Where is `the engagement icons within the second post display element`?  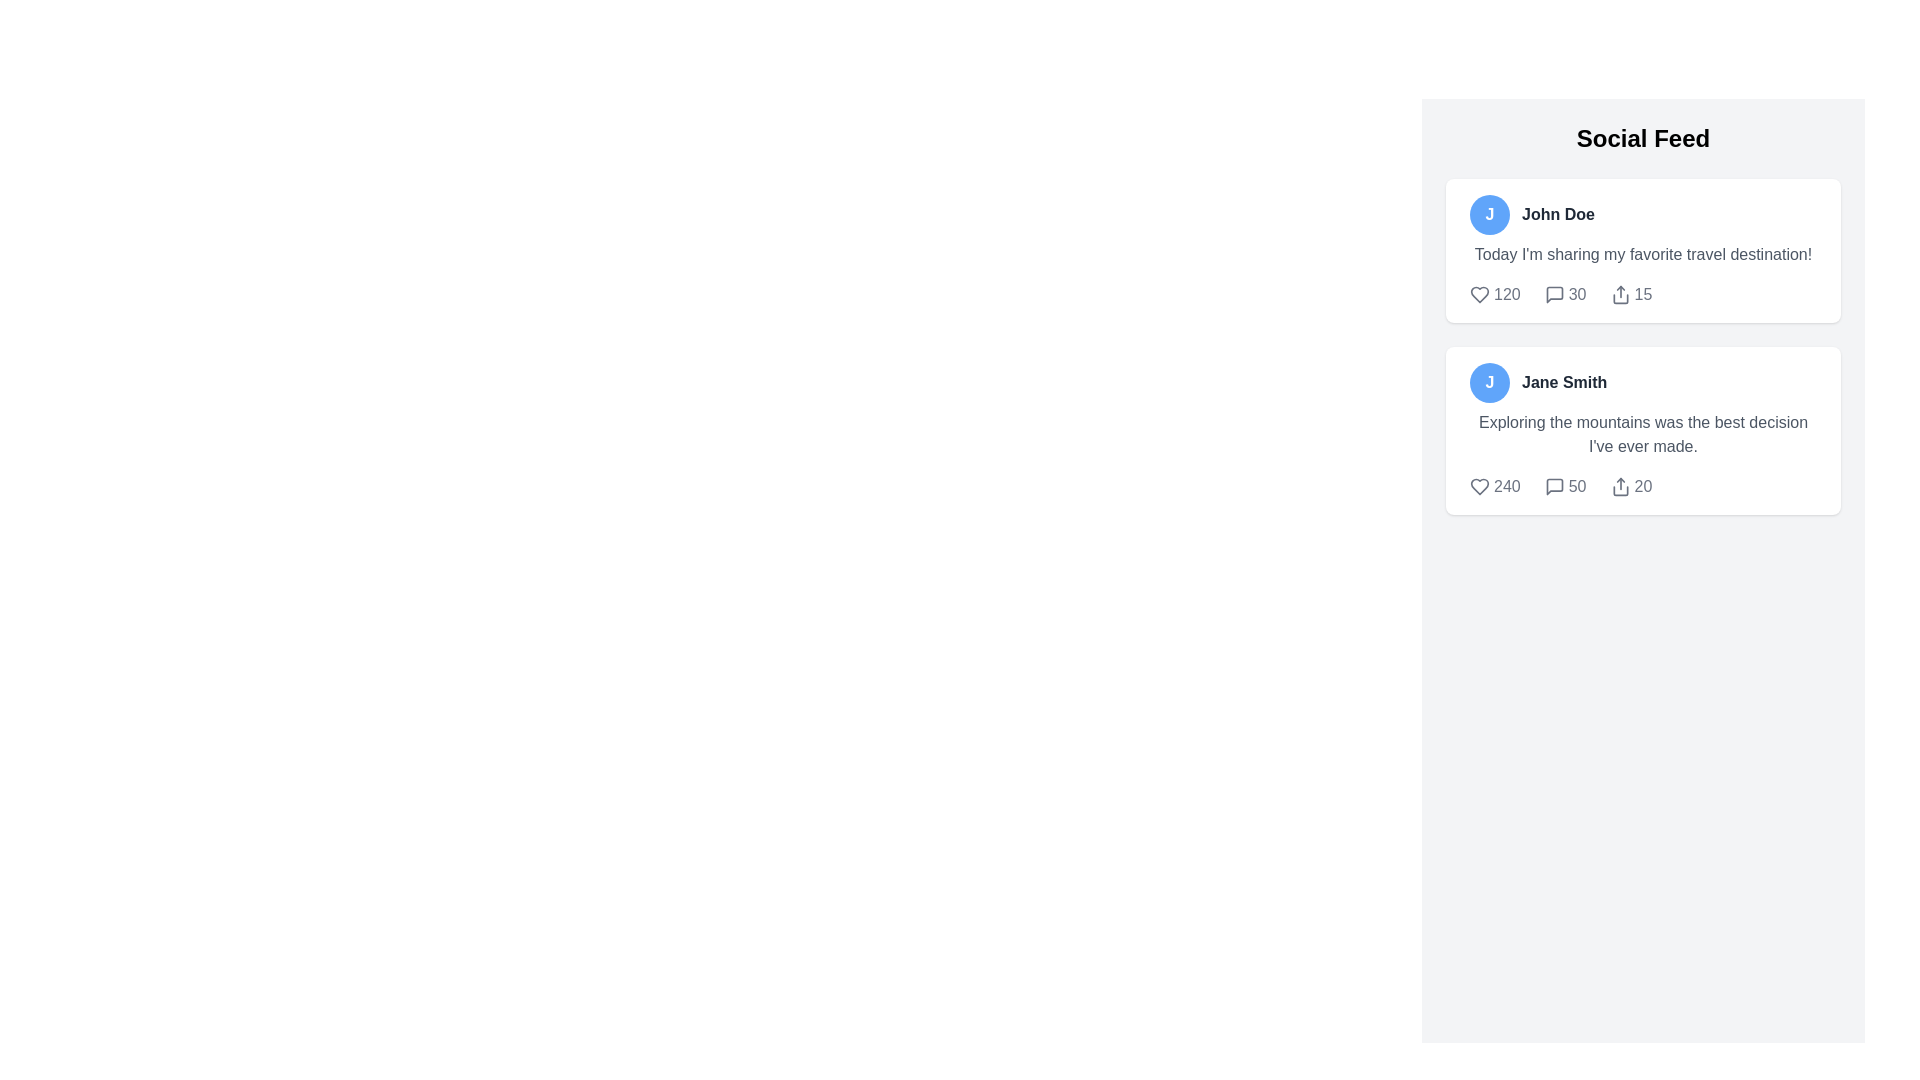
the engagement icons within the second post display element is located at coordinates (1643, 346).